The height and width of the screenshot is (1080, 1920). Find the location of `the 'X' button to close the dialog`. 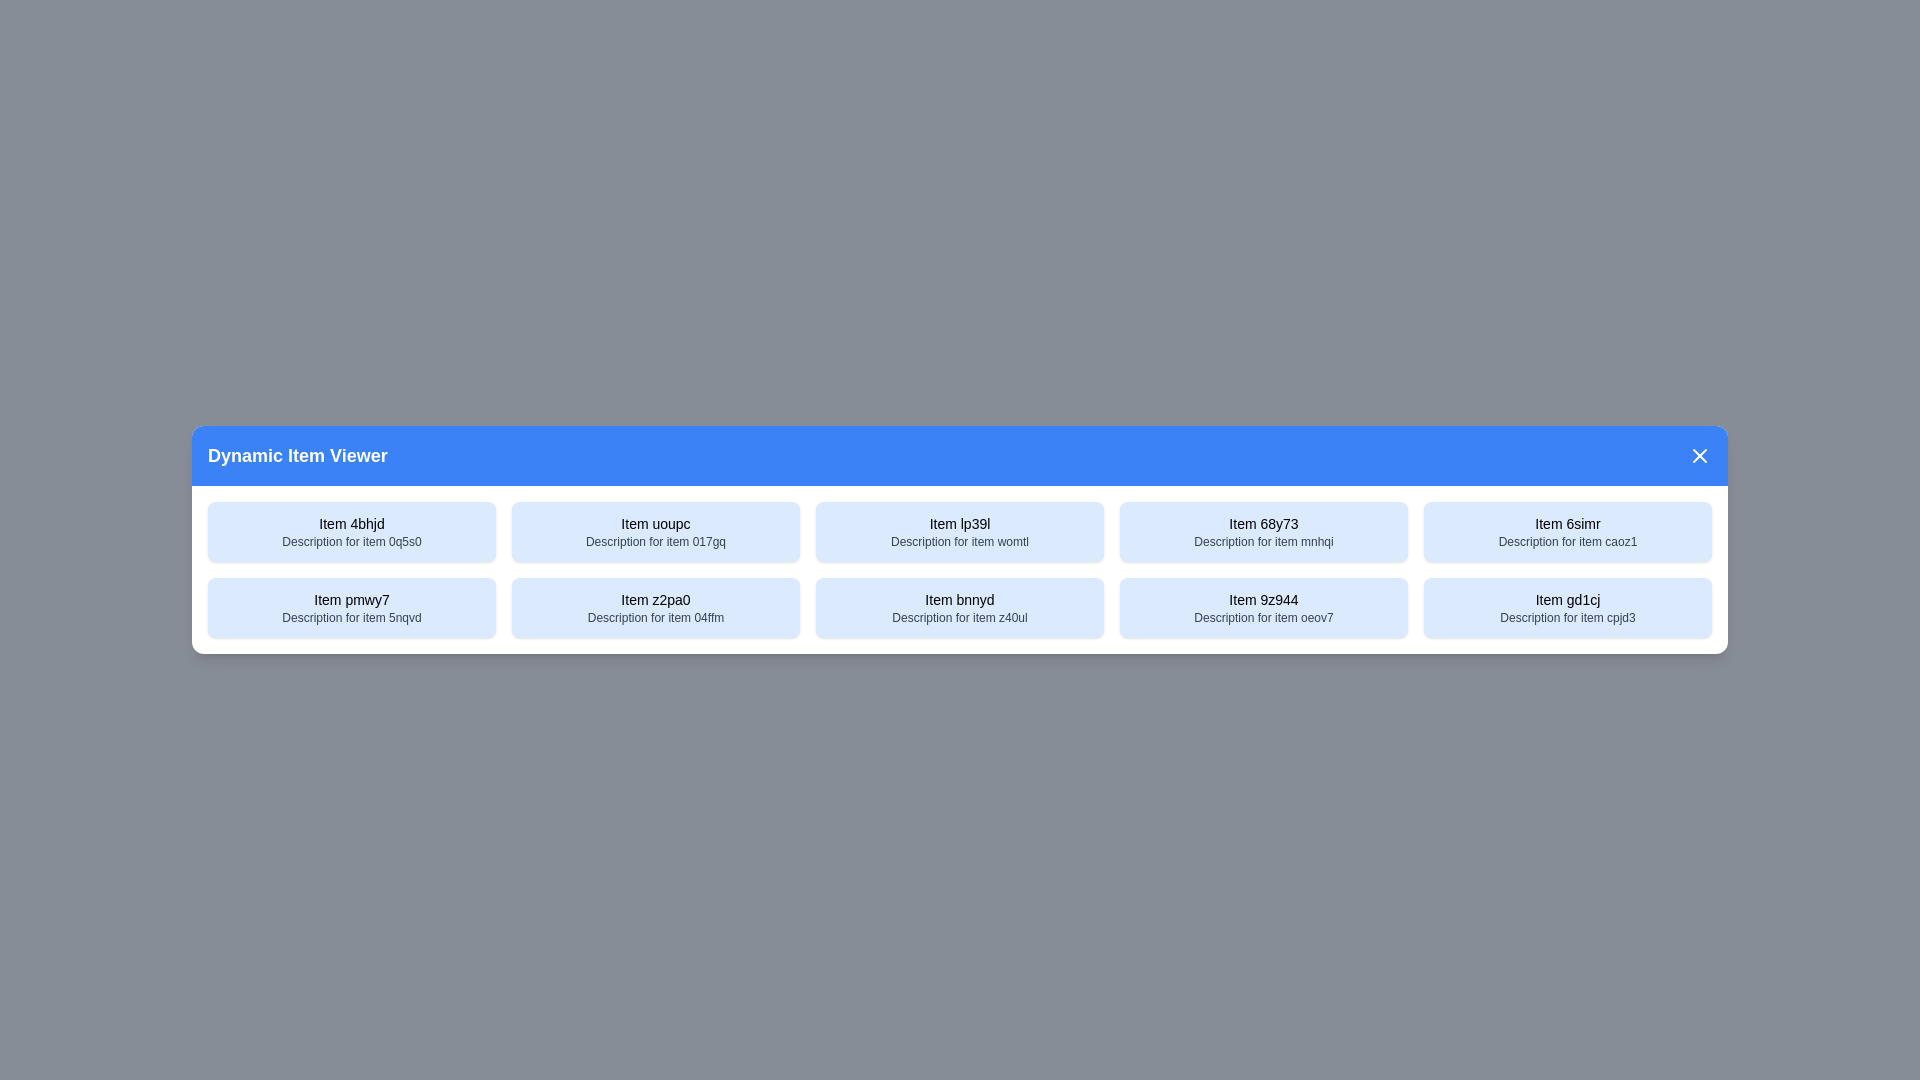

the 'X' button to close the dialog is located at coordinates (1698, 455).